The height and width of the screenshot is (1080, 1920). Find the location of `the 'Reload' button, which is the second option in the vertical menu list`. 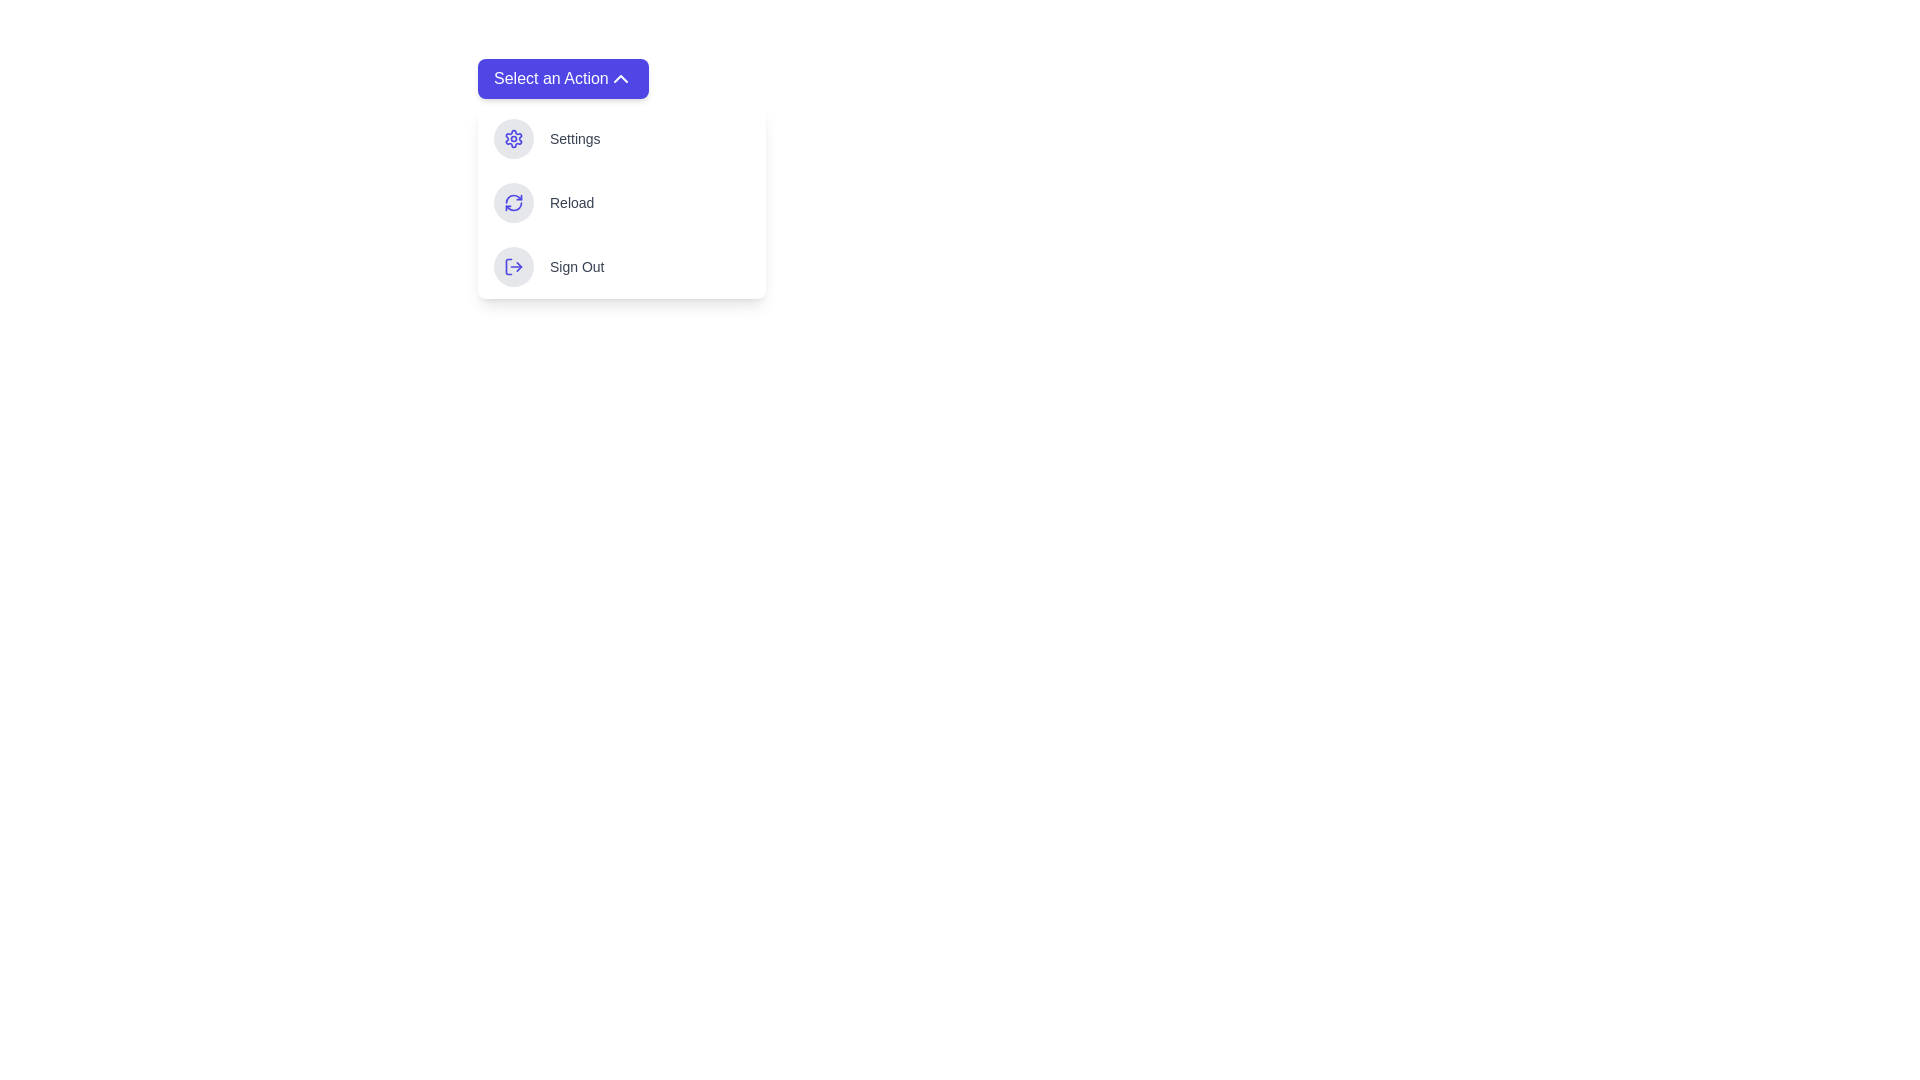

the 'Reload' button, which is the second option in the vertical menu list is located at coordinates (621, 203).